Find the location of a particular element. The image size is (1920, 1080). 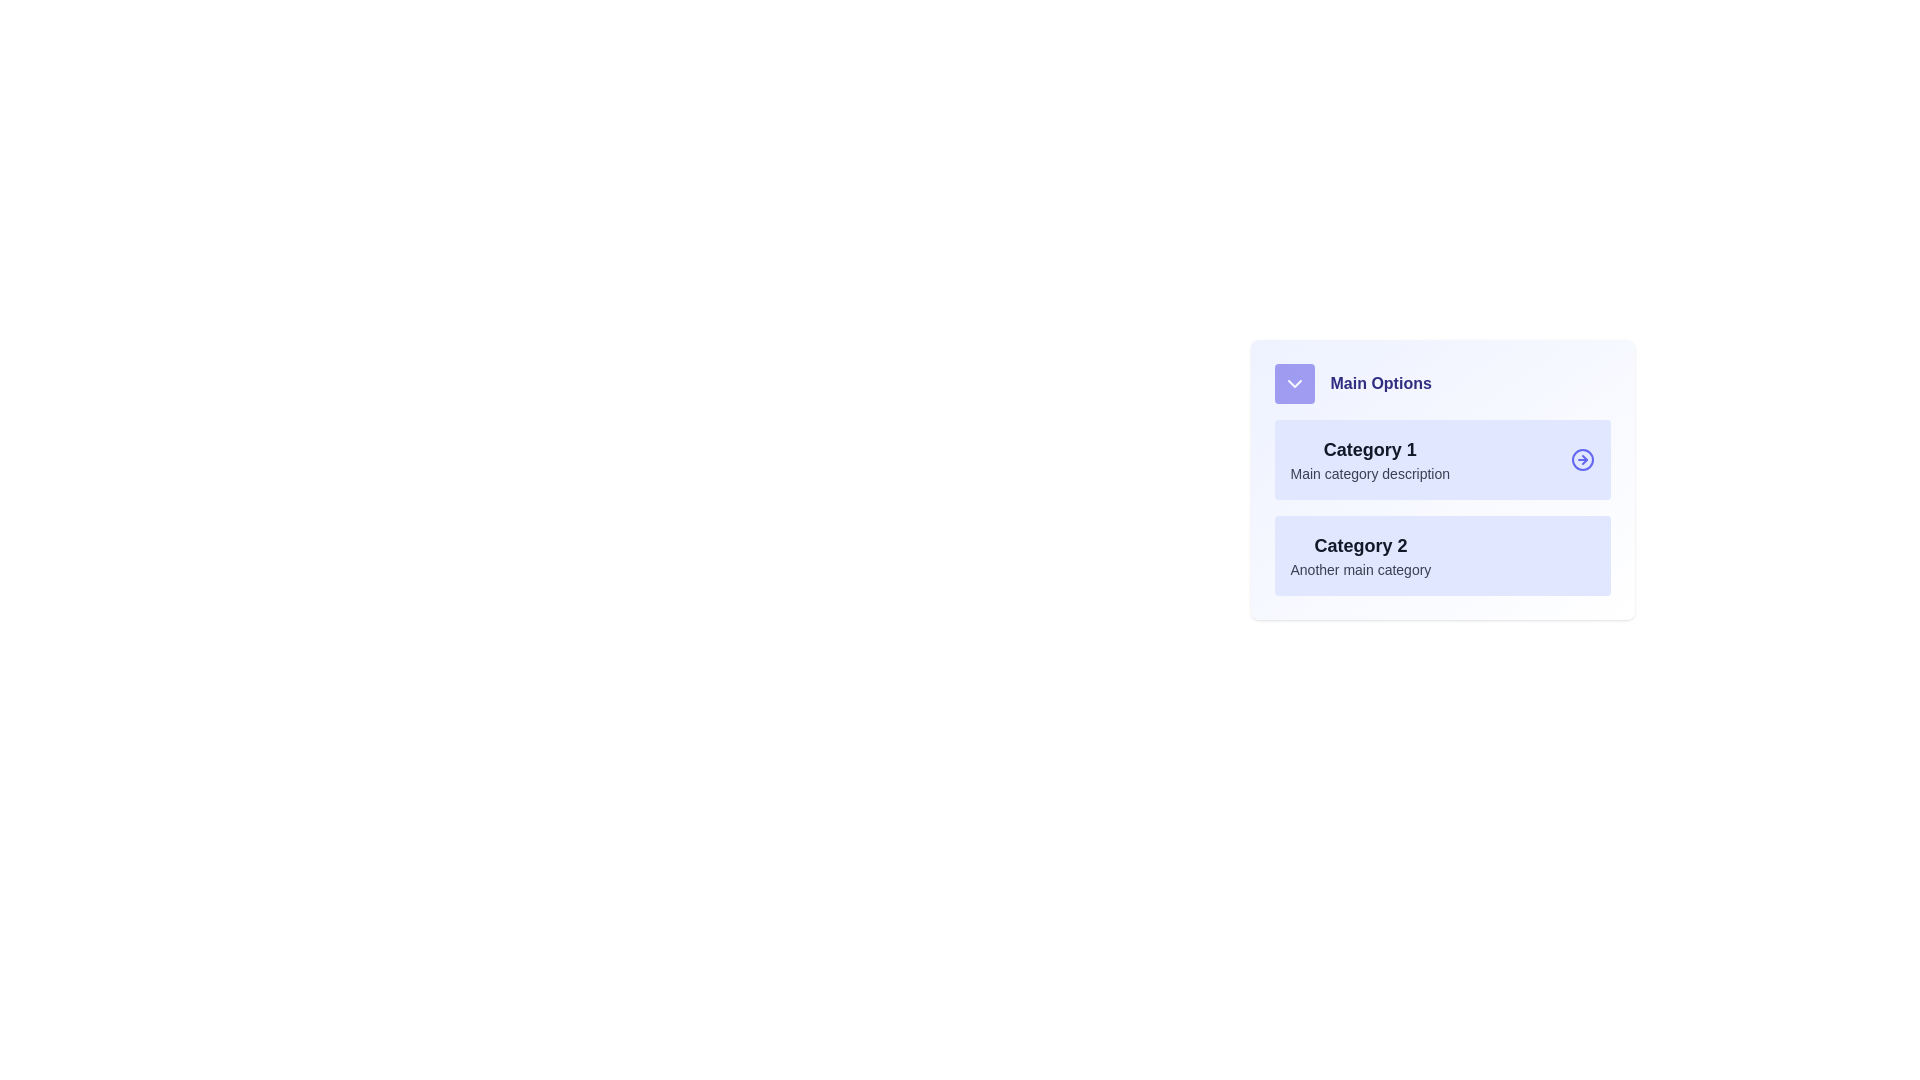

the Interactive card representing 'Category 1', which is the first entry in a vertical list of selectable category items is located at coordinates (1442, 459).